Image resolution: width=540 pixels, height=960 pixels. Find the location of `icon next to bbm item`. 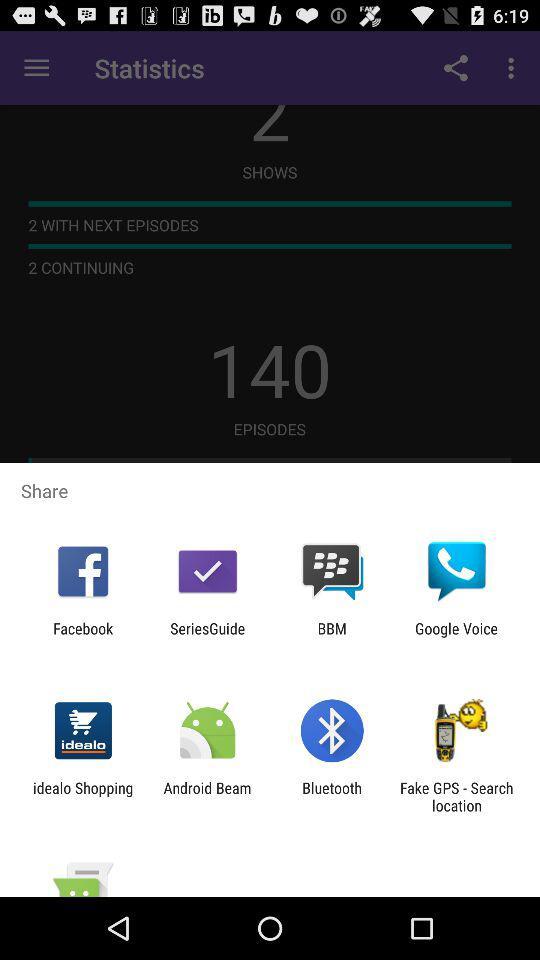

icon next to bbm item is located at coordinates (206, 636).